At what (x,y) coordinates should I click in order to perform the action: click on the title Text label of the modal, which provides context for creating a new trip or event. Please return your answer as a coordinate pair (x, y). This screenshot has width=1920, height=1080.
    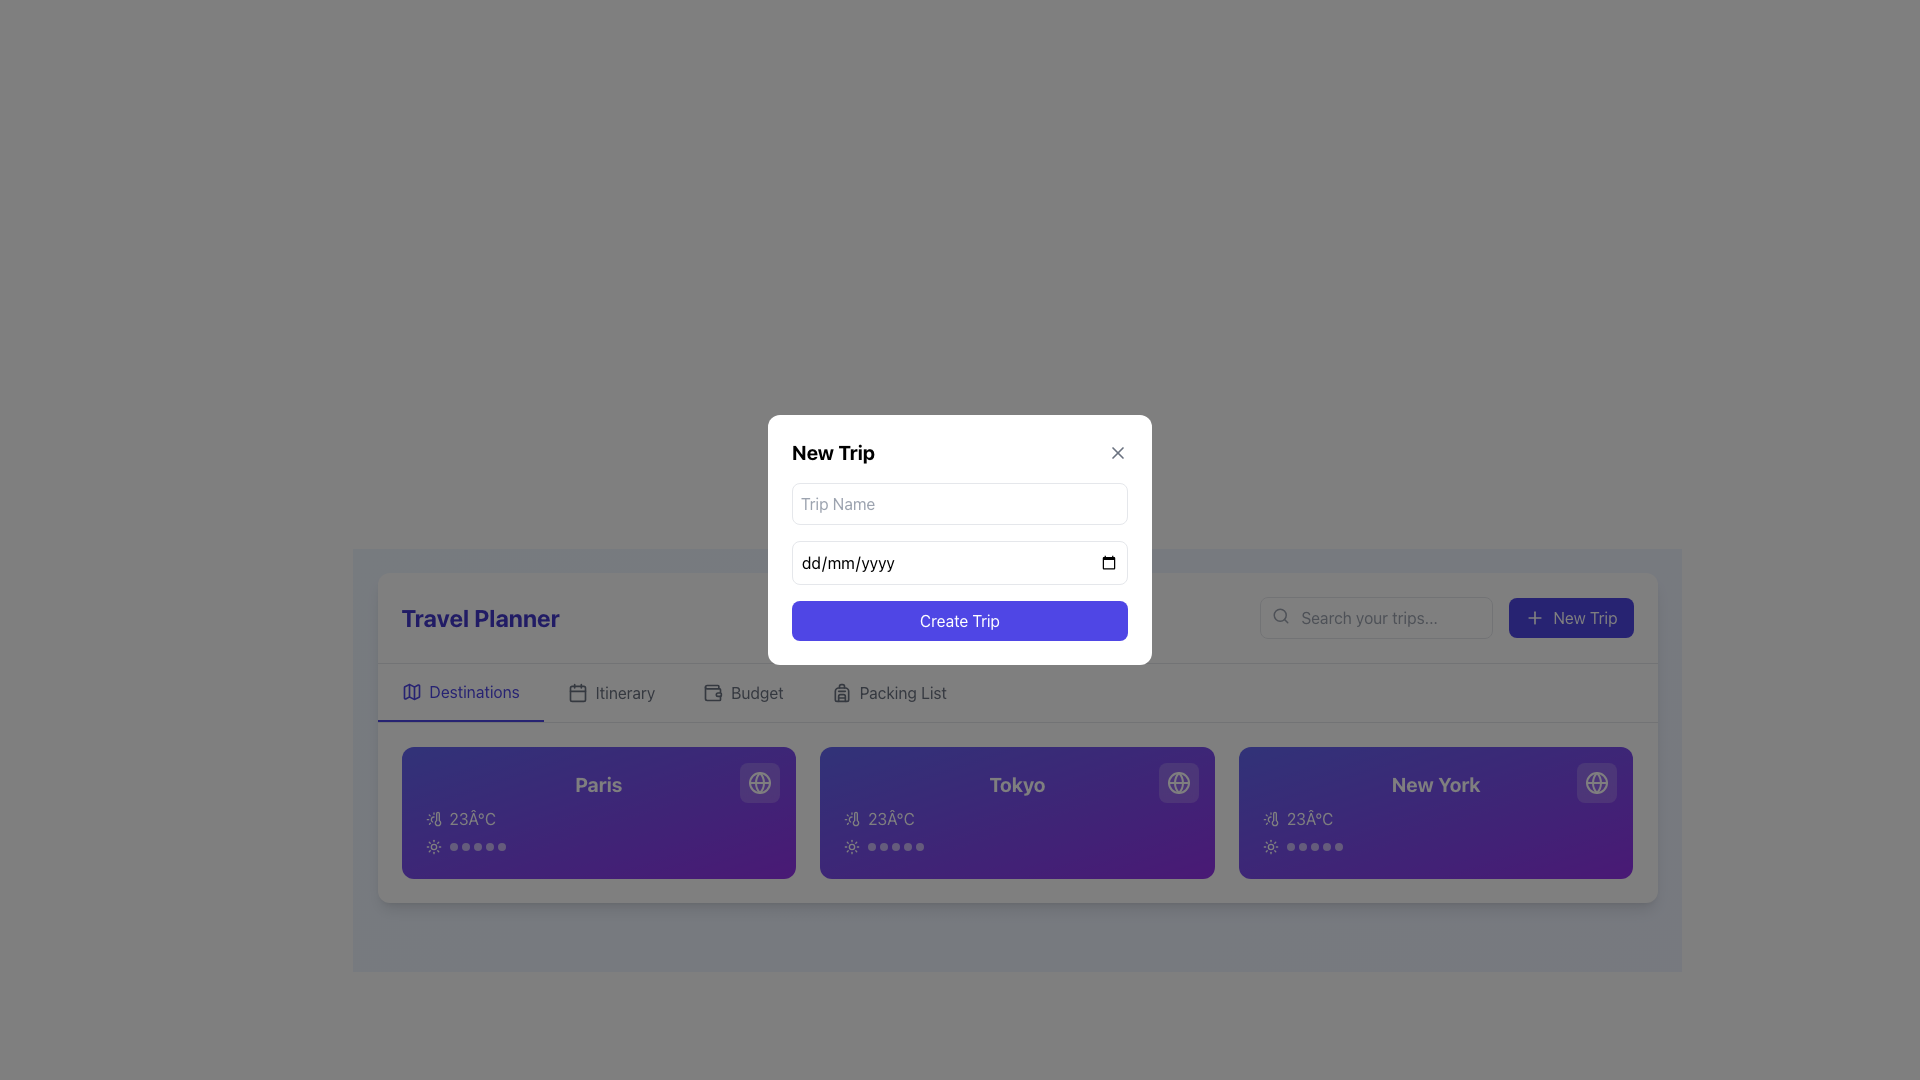
    Looking at the image, I should click on (833, 452).